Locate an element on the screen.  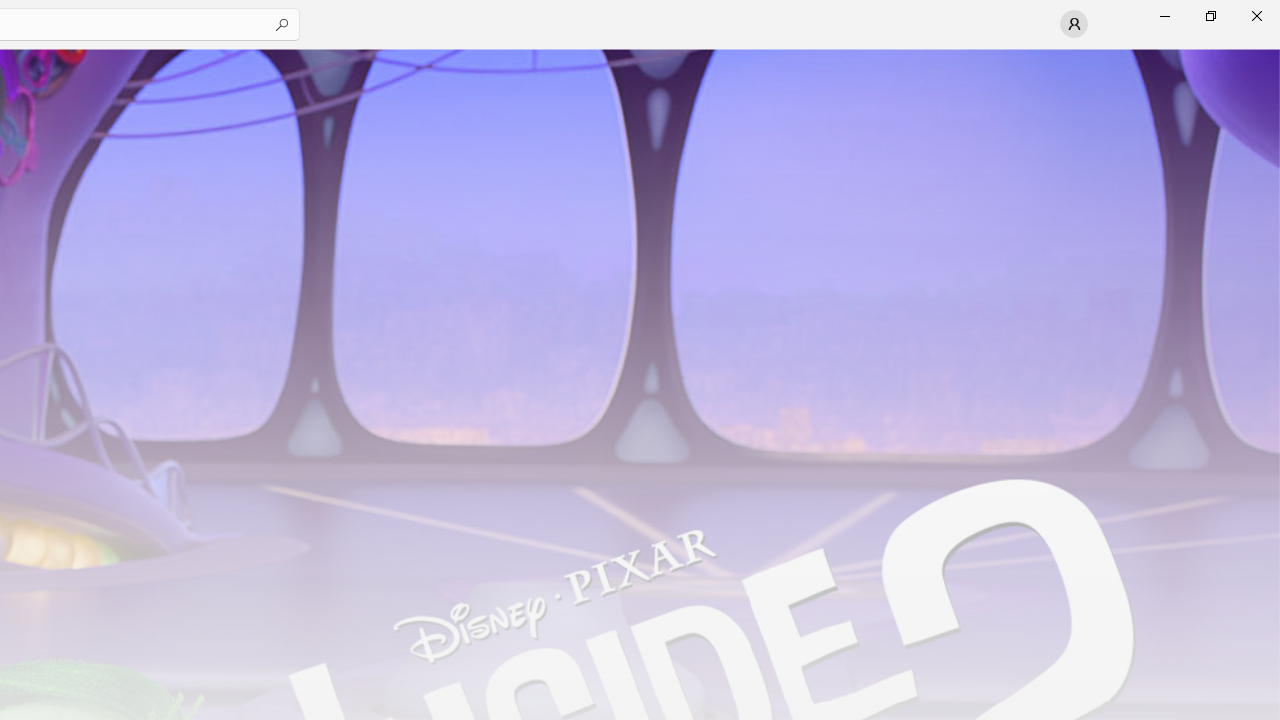
'Restore Microsoft Store' is located at coordinates (1209, 15).